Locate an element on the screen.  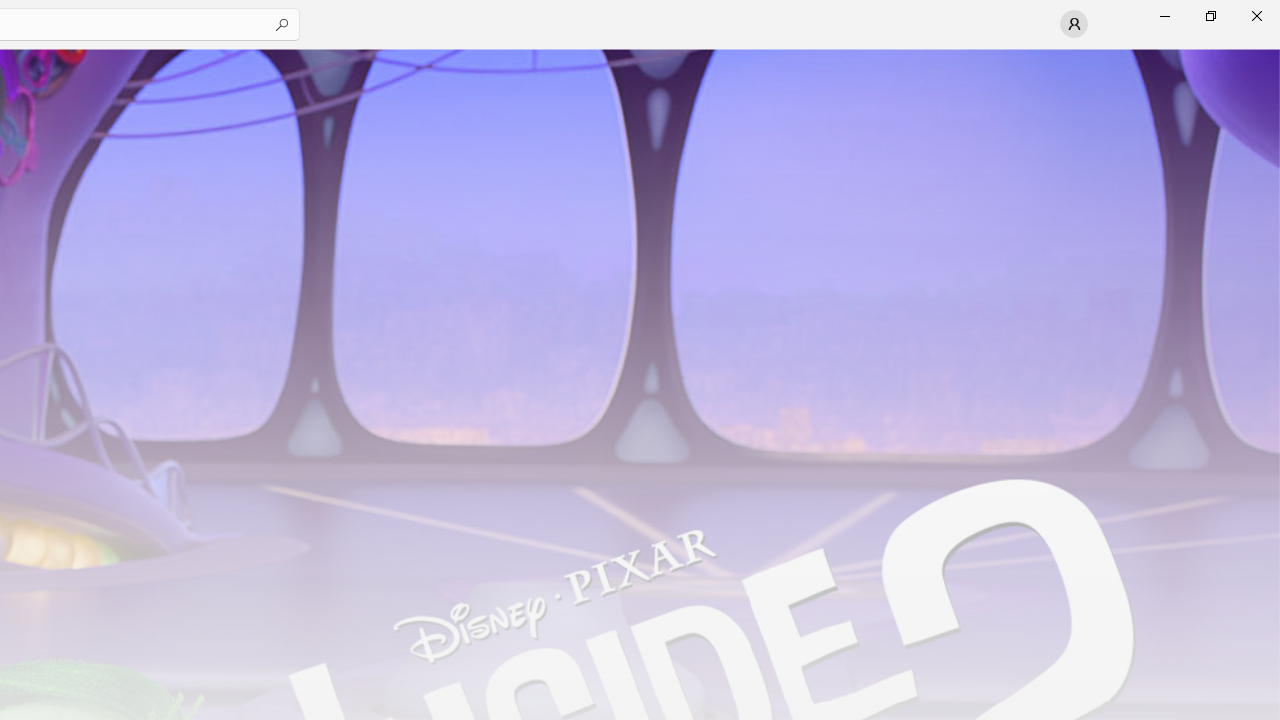
'Restore Microsoft Store' is located at coordinates (1209, 15).